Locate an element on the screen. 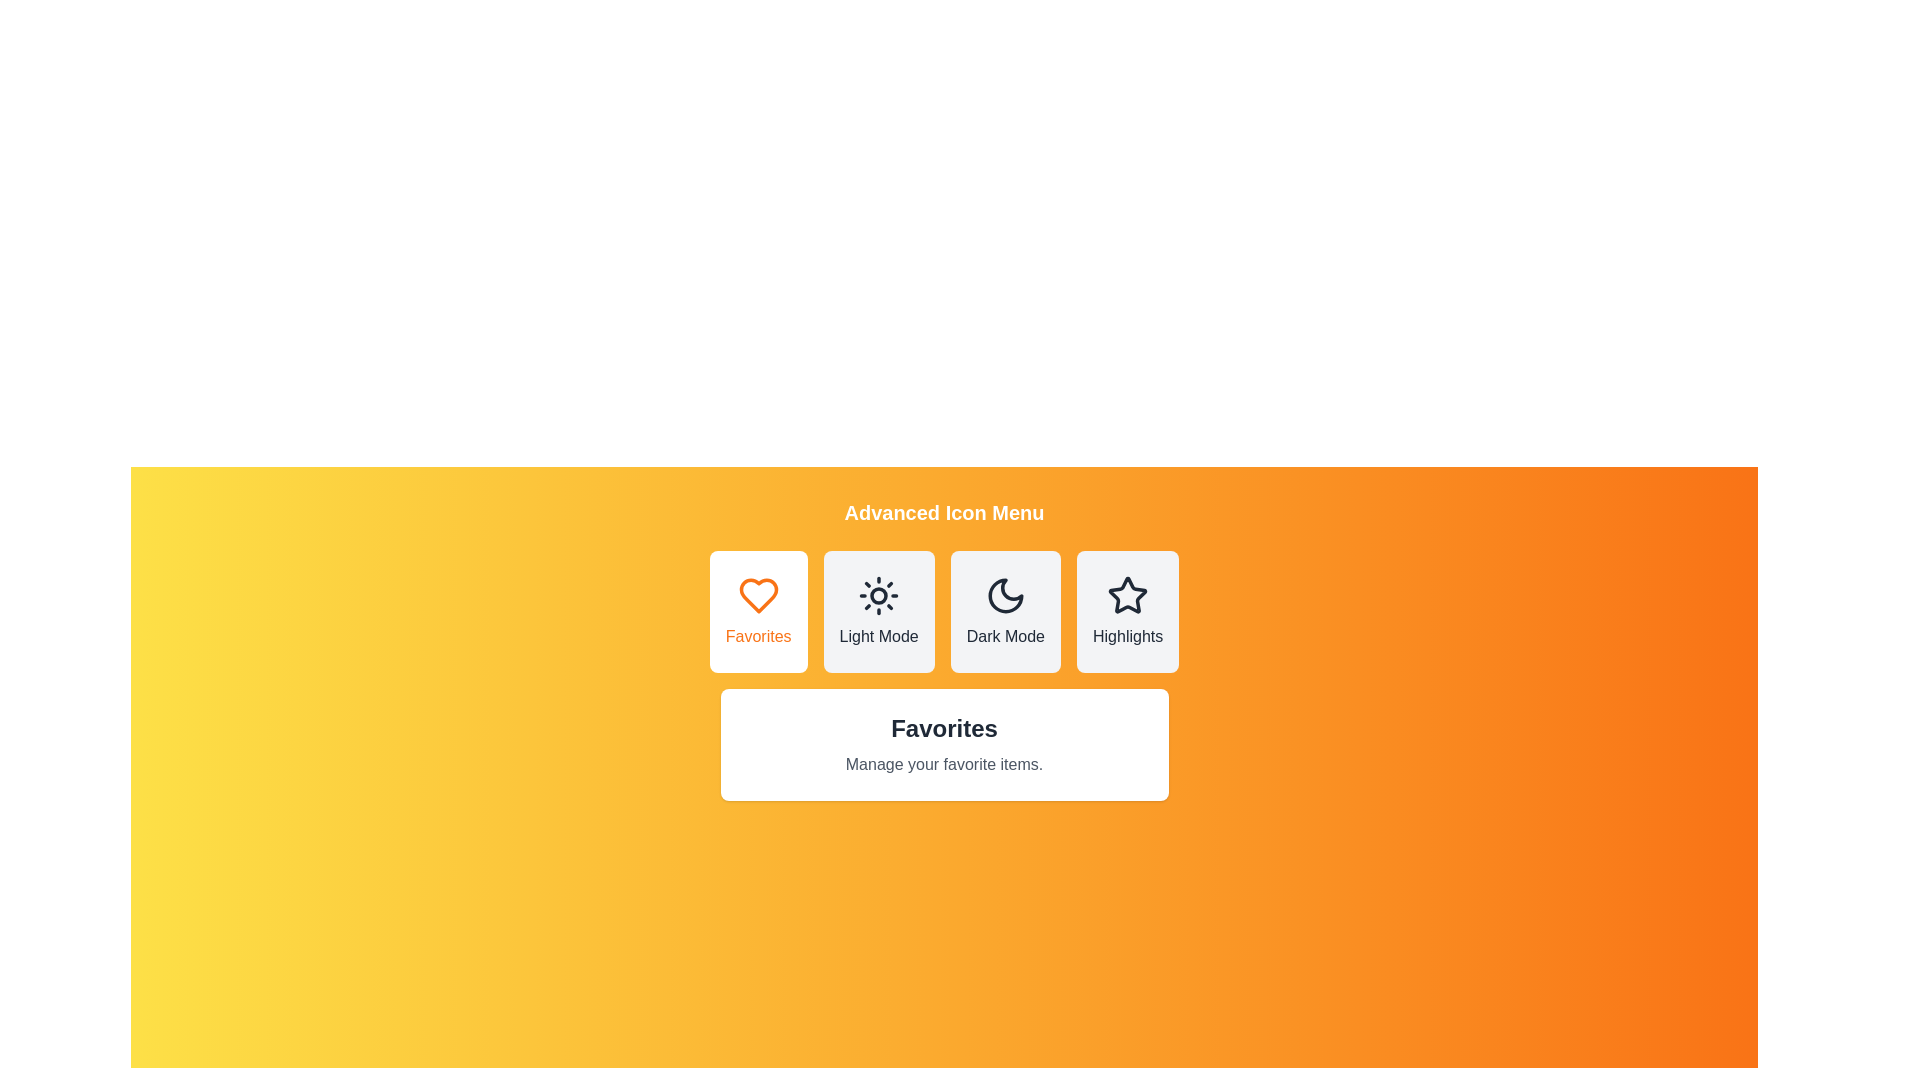  the bold headline text label displaying 'Favorites', which is prominently positioned above the descriptive text 'Manage your favorite items.' is located at coordinates (943, 729).